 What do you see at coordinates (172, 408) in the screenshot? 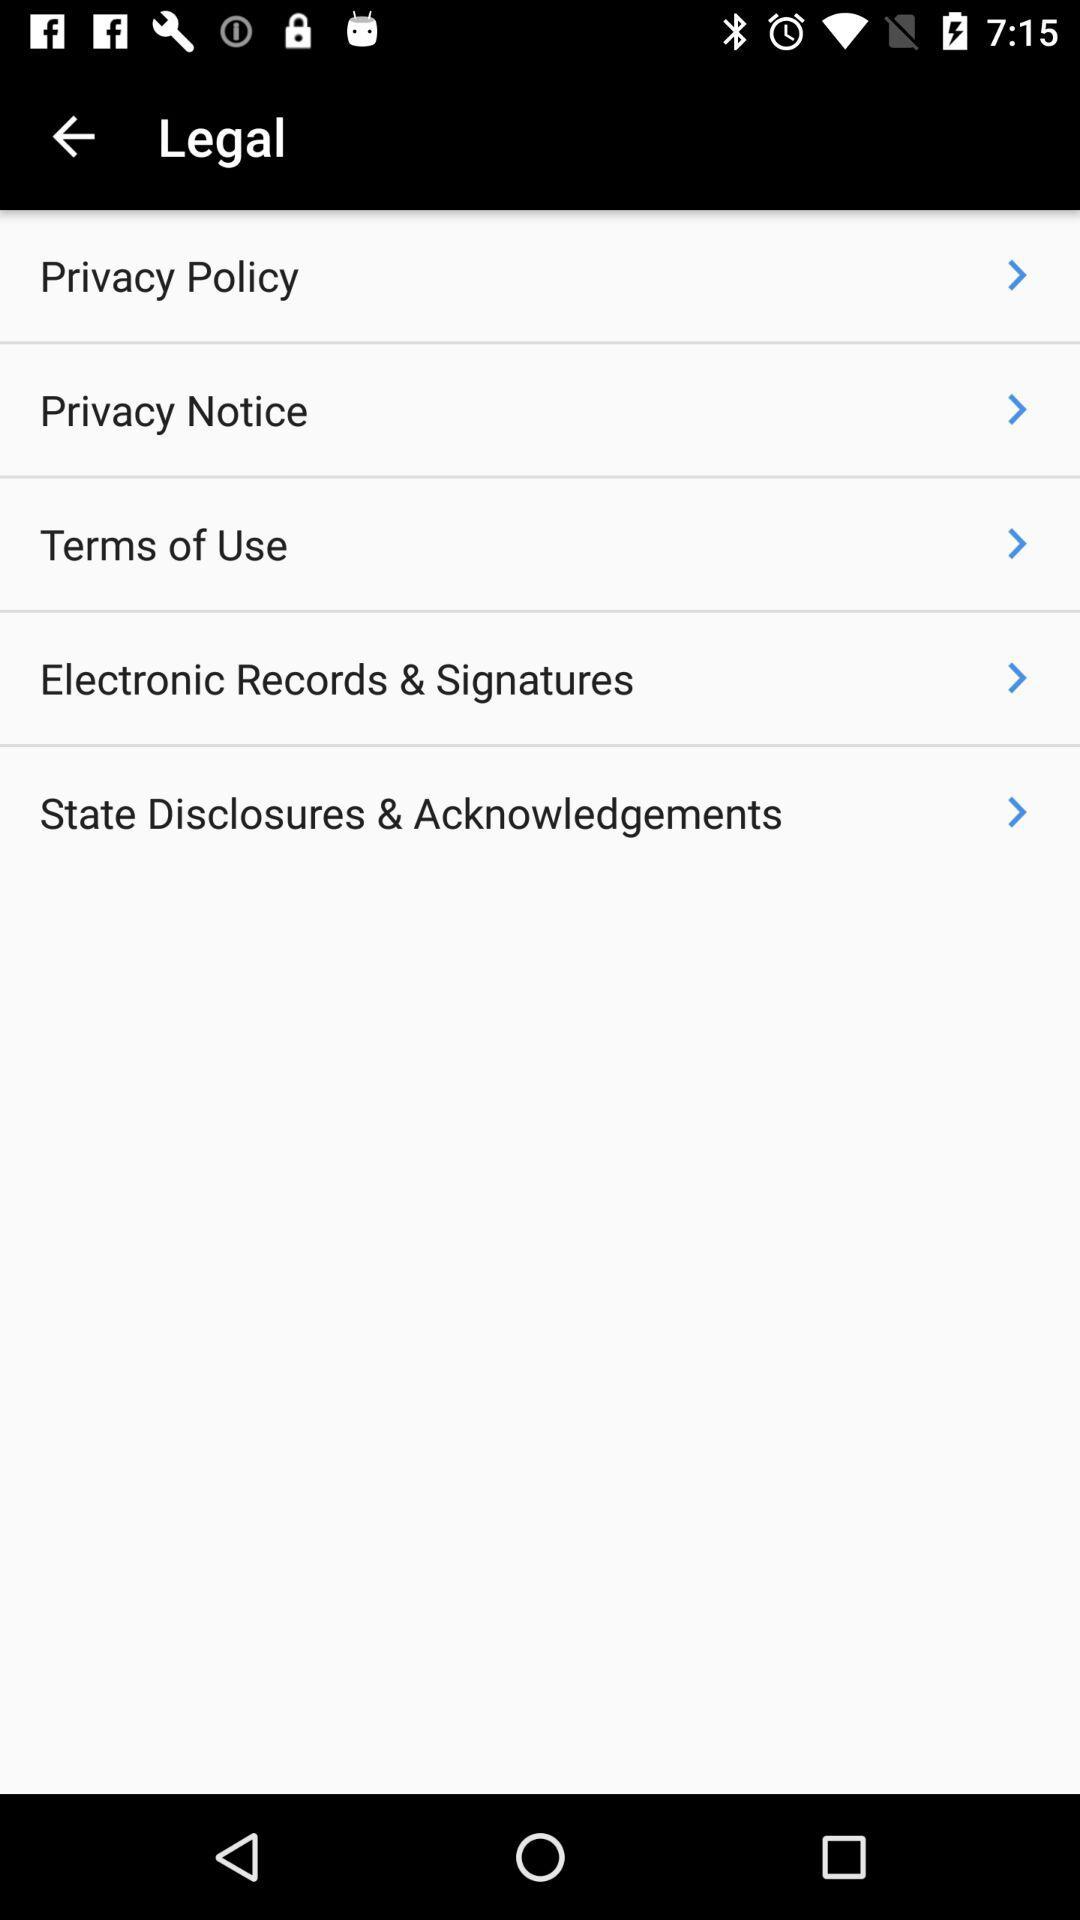
I see `the icon above the terms of use icon` at bounding box center [172, 408].